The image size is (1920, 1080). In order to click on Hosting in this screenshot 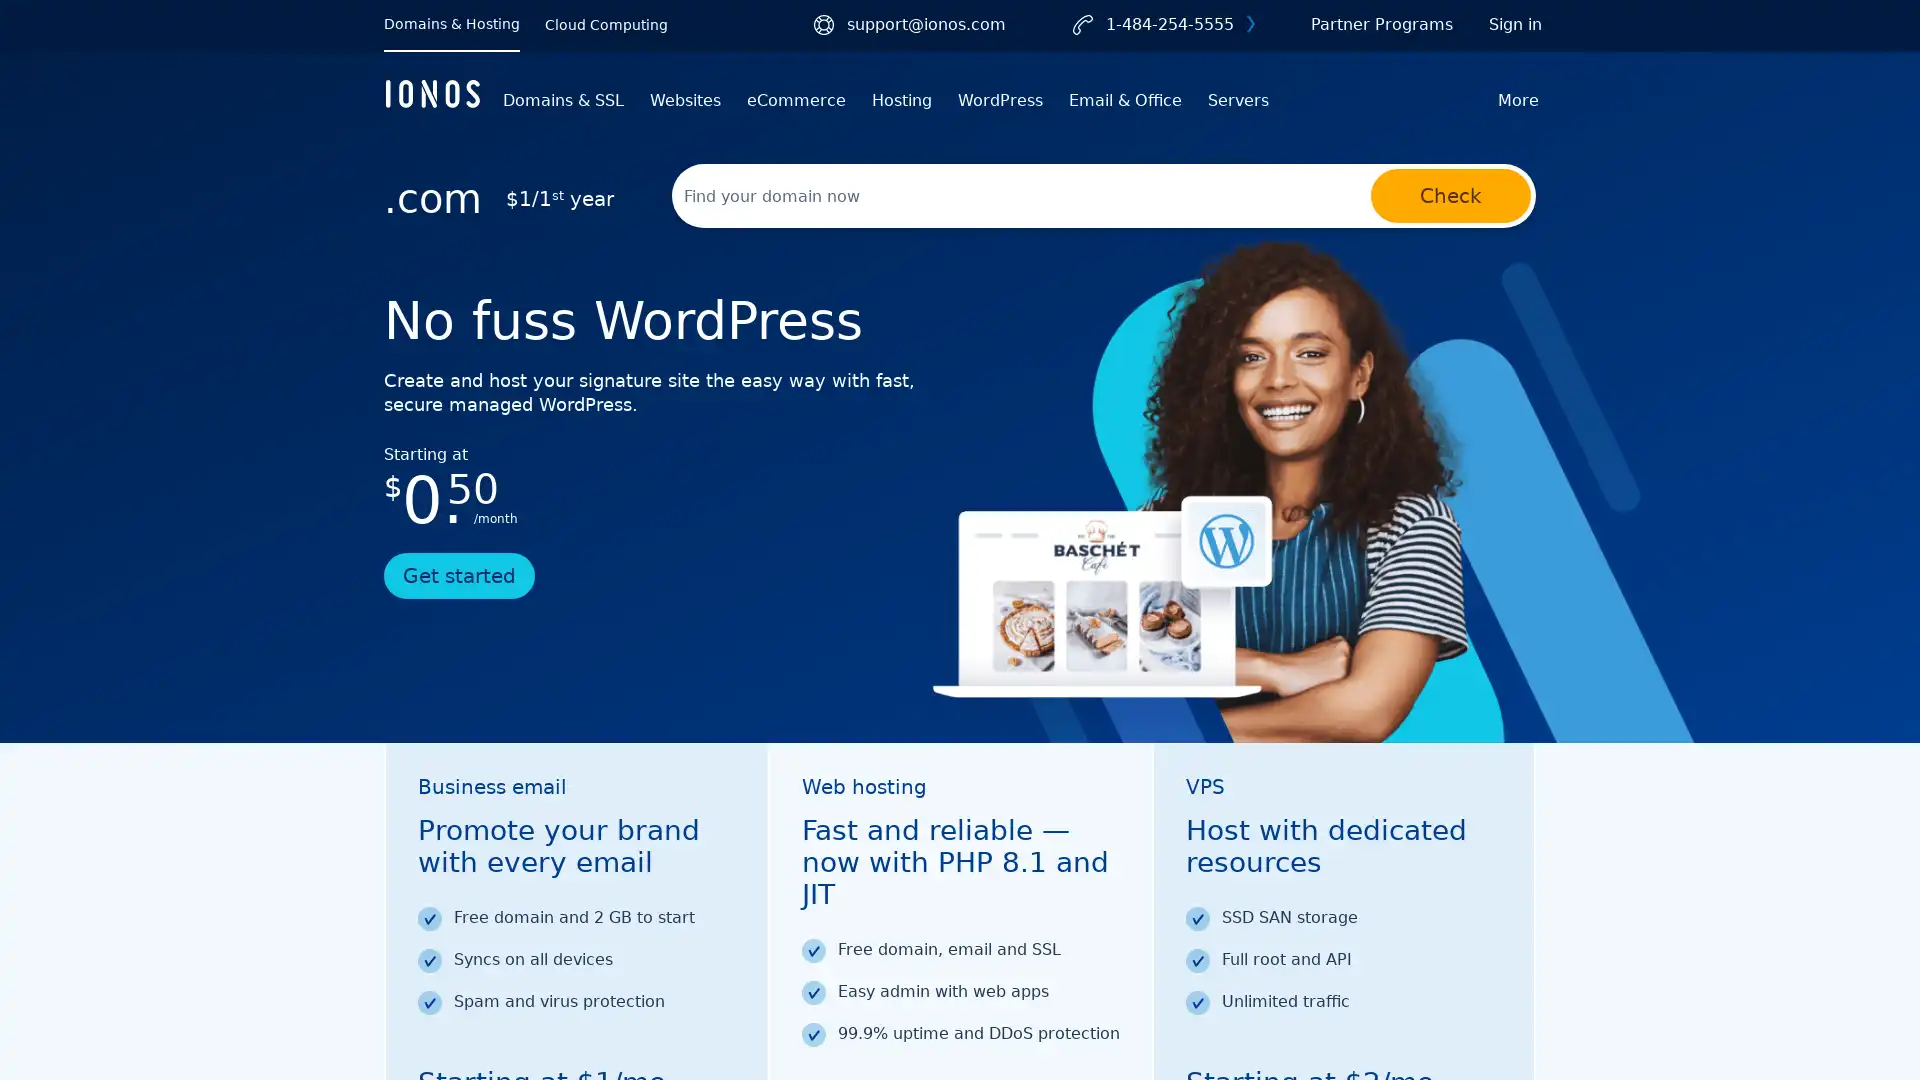, I will do `click(884, 100)`.